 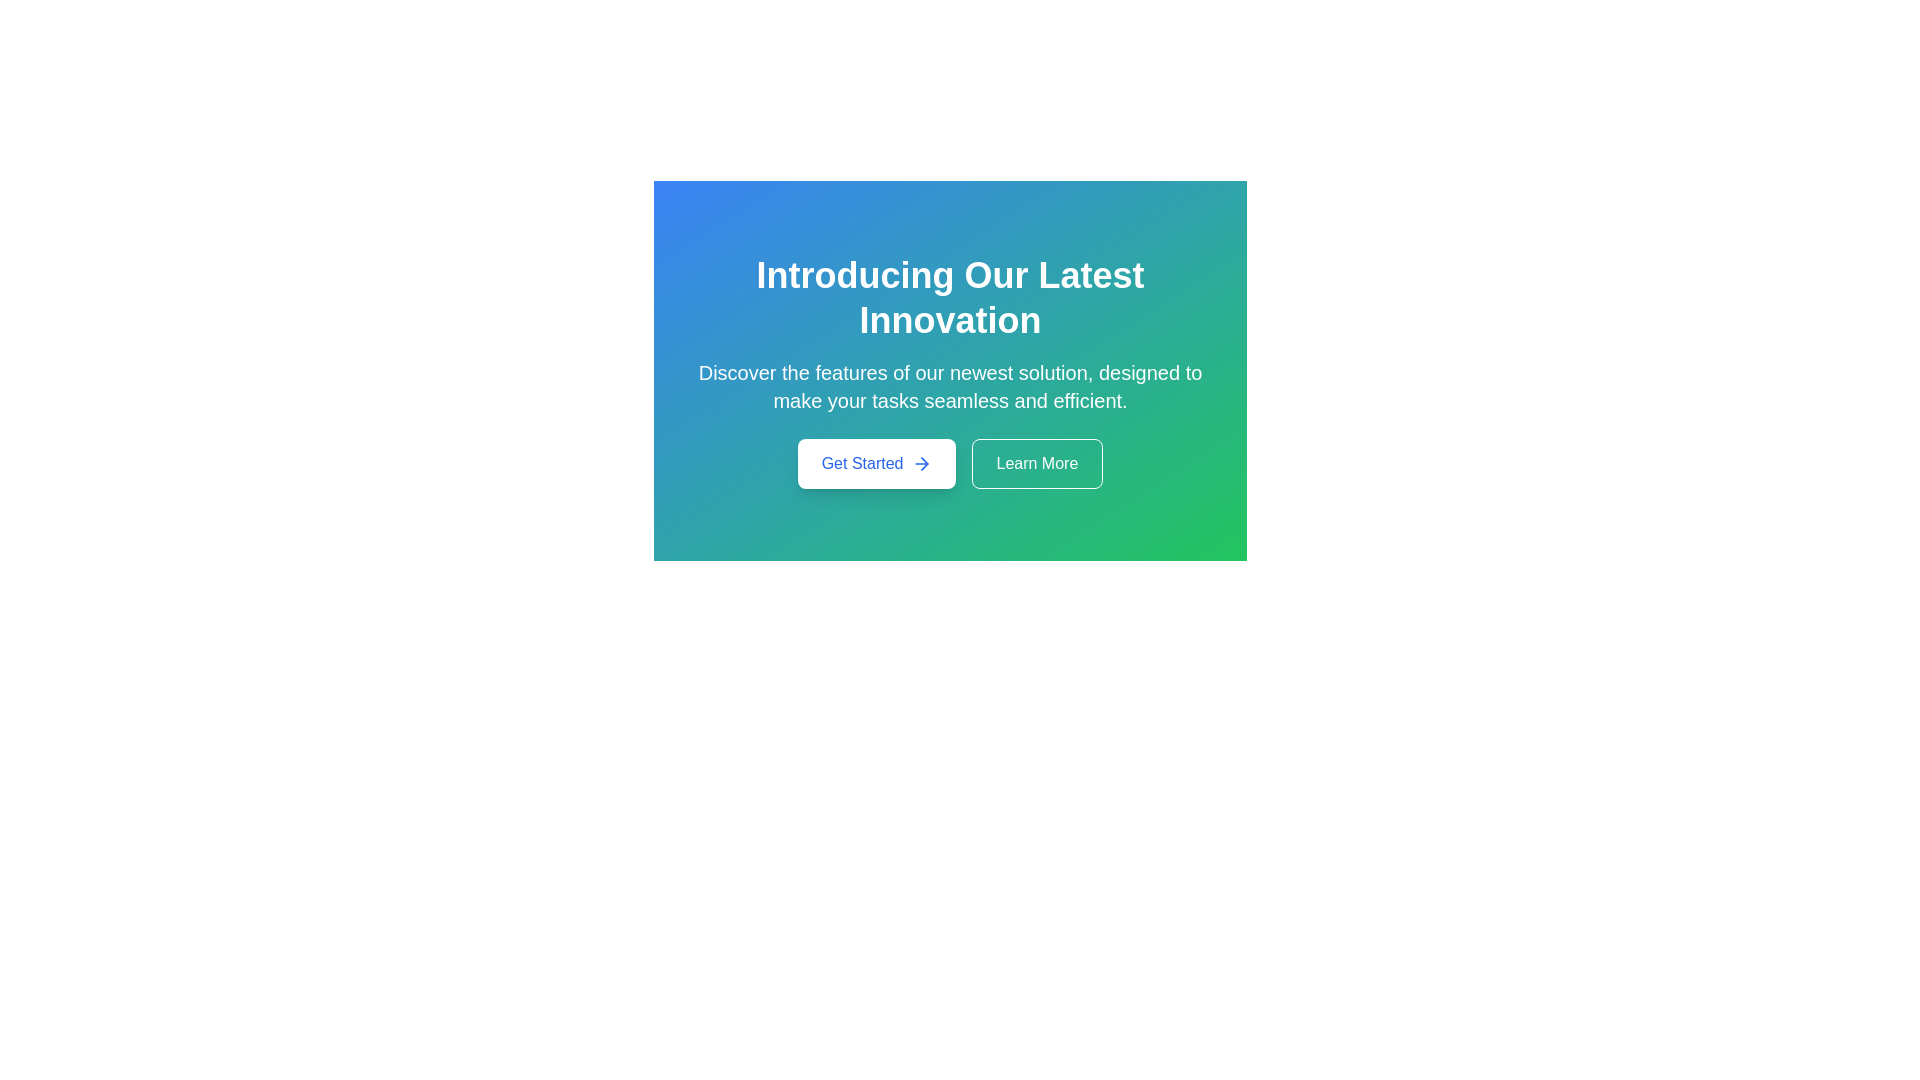 I want to click on the second button in a horizontal arrangement of two buttons, so click(x=1037, y=463).